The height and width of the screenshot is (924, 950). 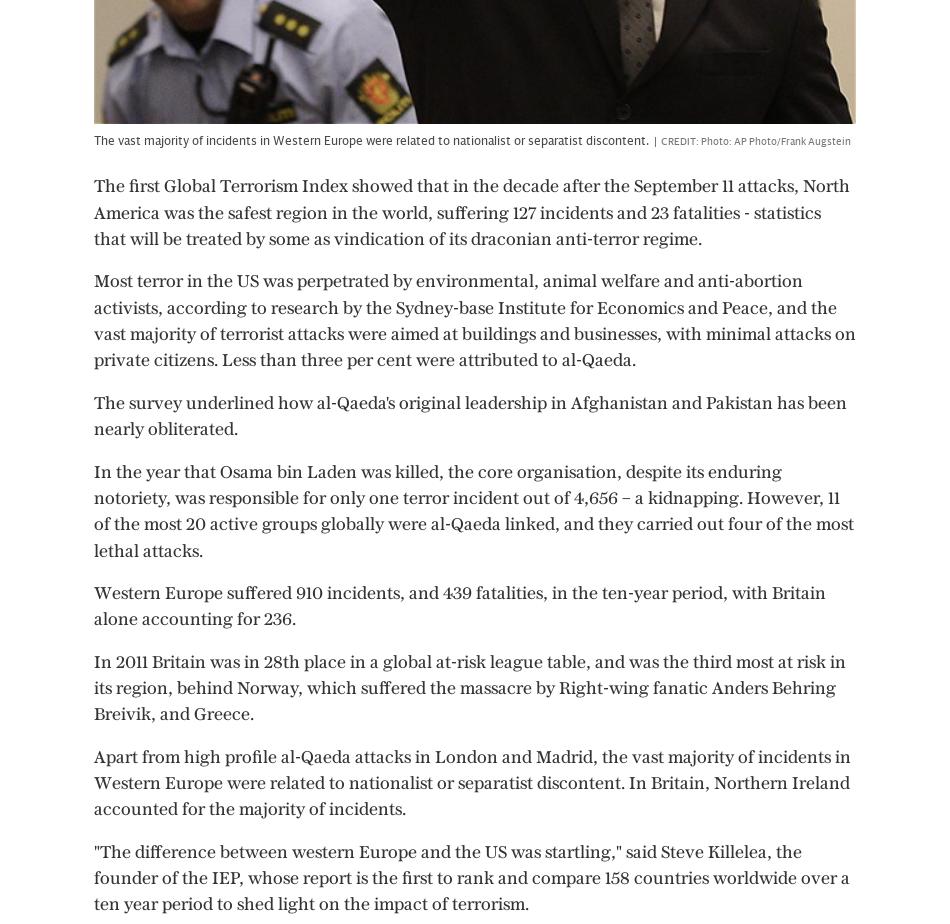 I want to click on 'London Palestine protest latest: Demonstrators march on Trafalgar Square', so click(x=781, y=705).